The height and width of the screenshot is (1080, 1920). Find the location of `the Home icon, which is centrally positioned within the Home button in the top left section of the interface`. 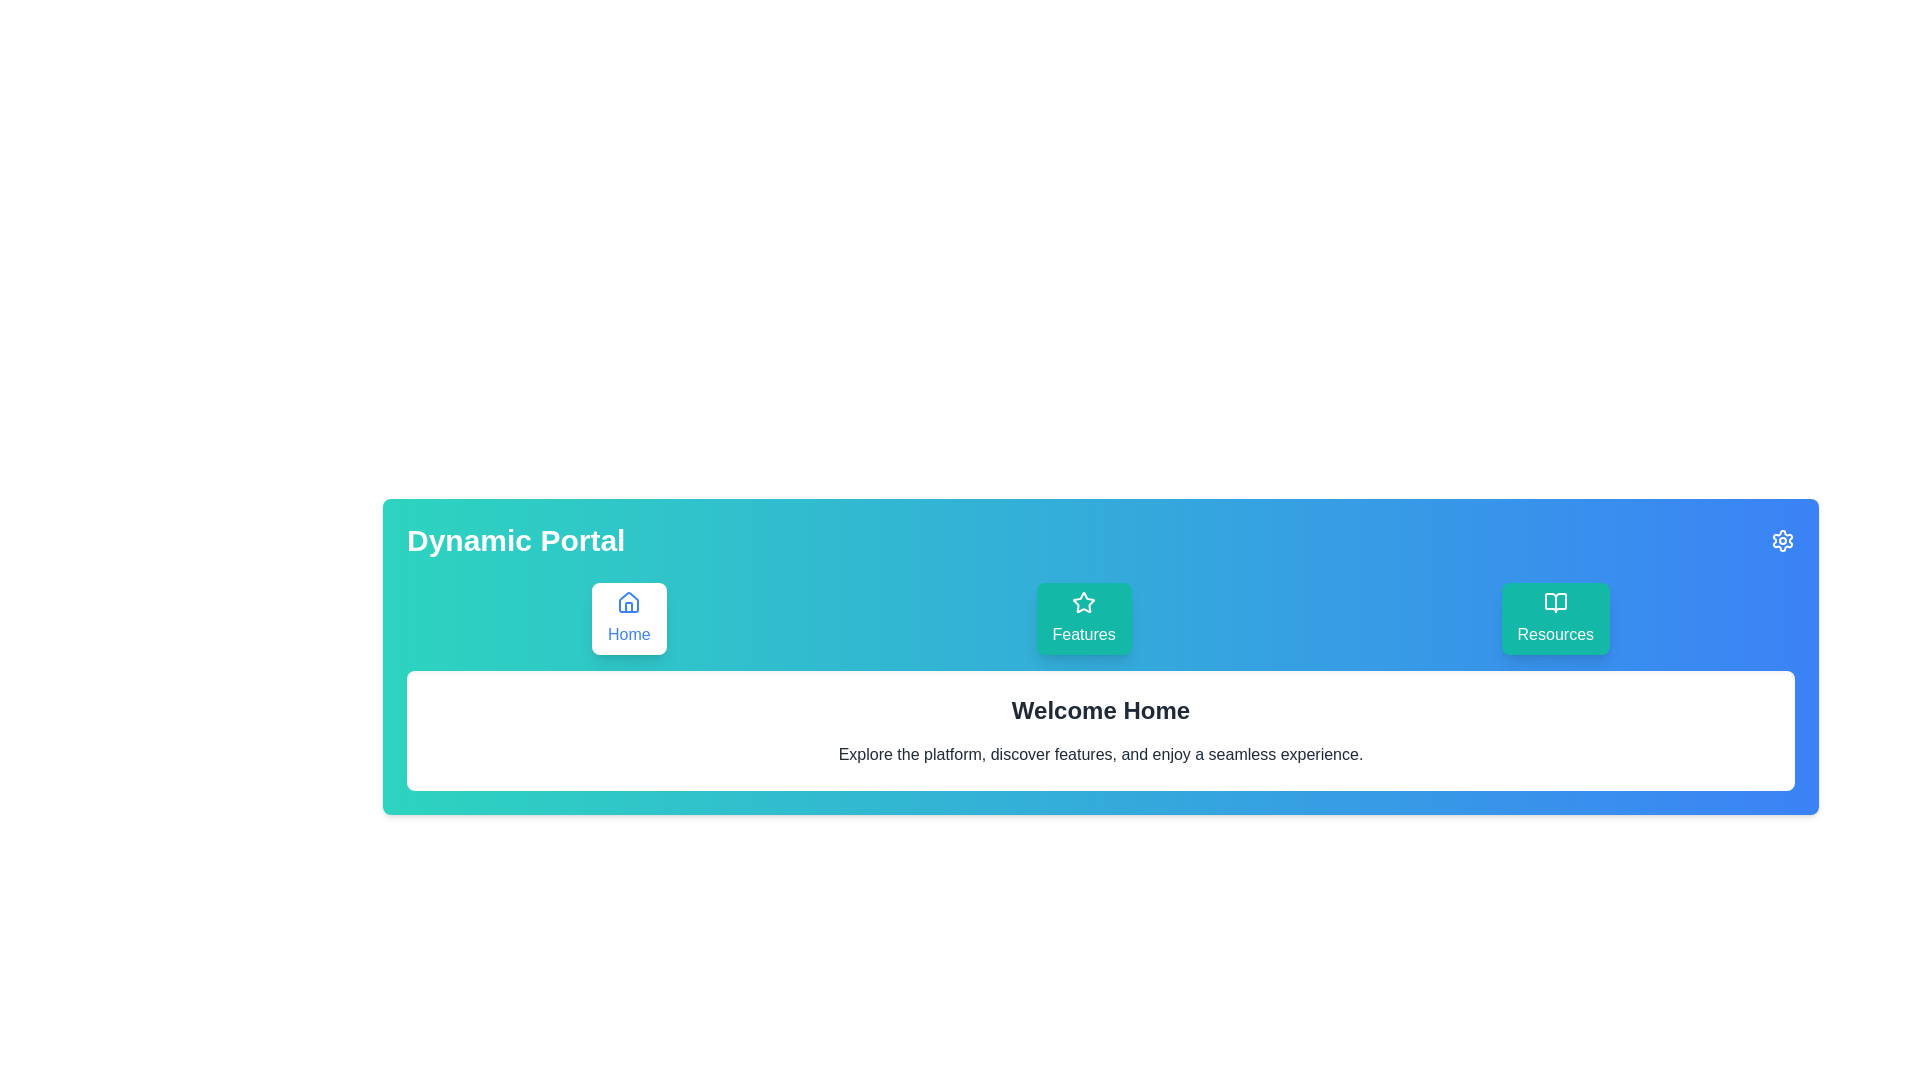

the Home icon, which is centrally positioned within the Home button in the top left section of the interface is located at coordinates (628, 601).